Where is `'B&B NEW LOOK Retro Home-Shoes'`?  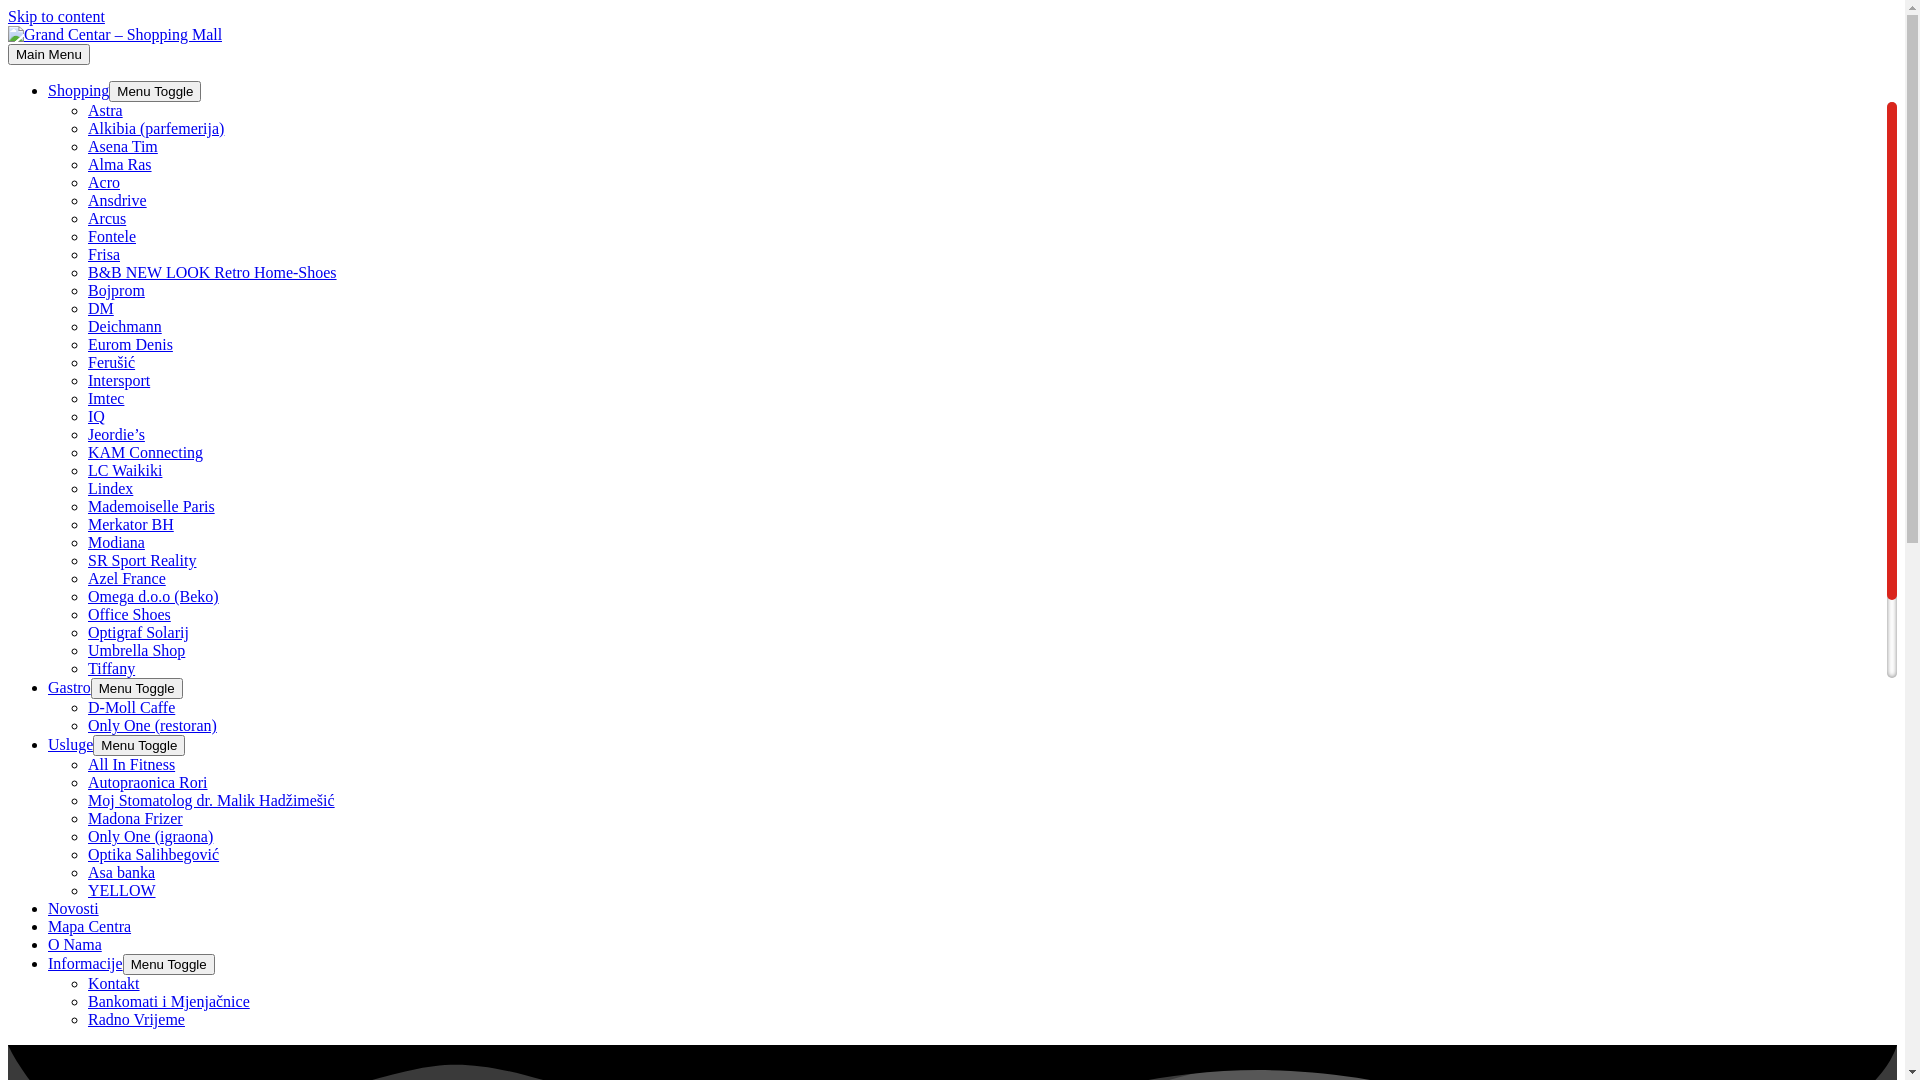
'B&B NEW LOOK Retro Home-Shoes' is located at coordinates (212, 272).